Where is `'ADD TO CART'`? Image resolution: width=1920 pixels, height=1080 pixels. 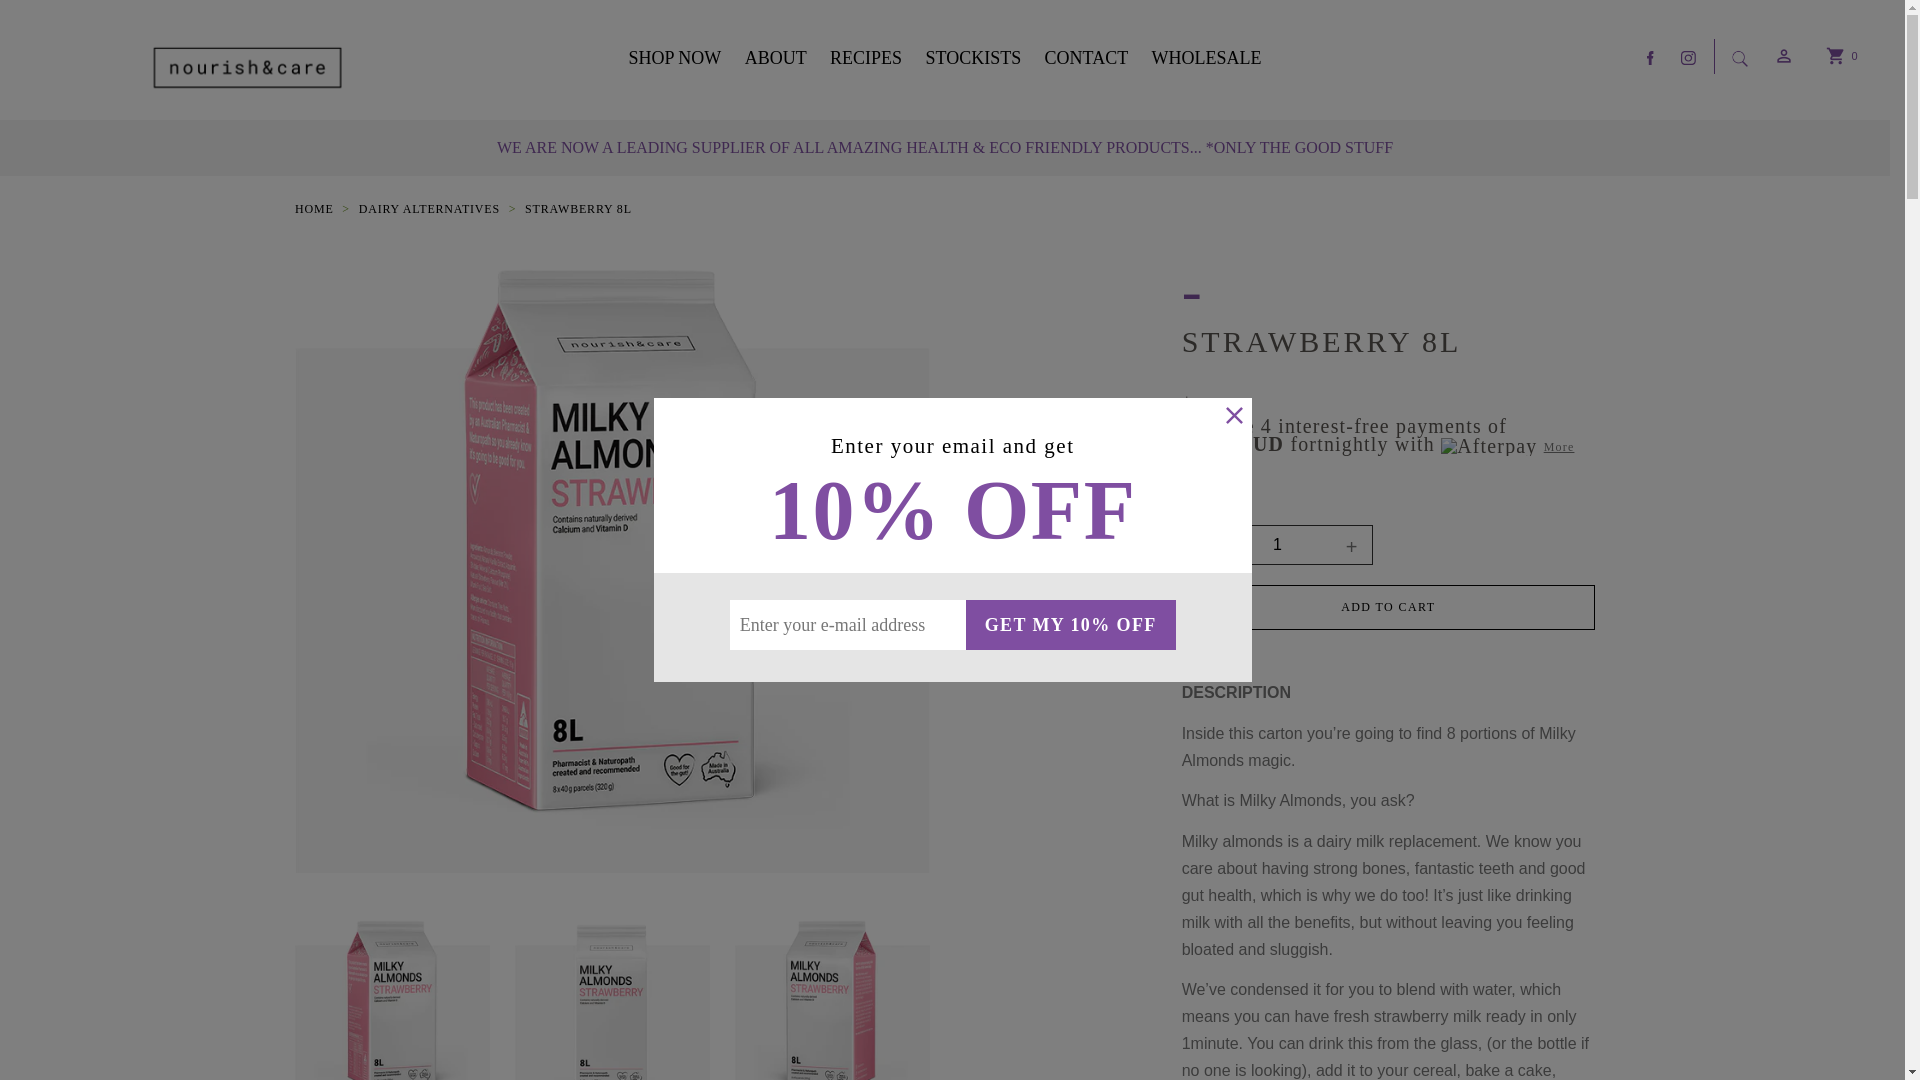
'ADD TO CART' is located at coordinates (1387, 607).